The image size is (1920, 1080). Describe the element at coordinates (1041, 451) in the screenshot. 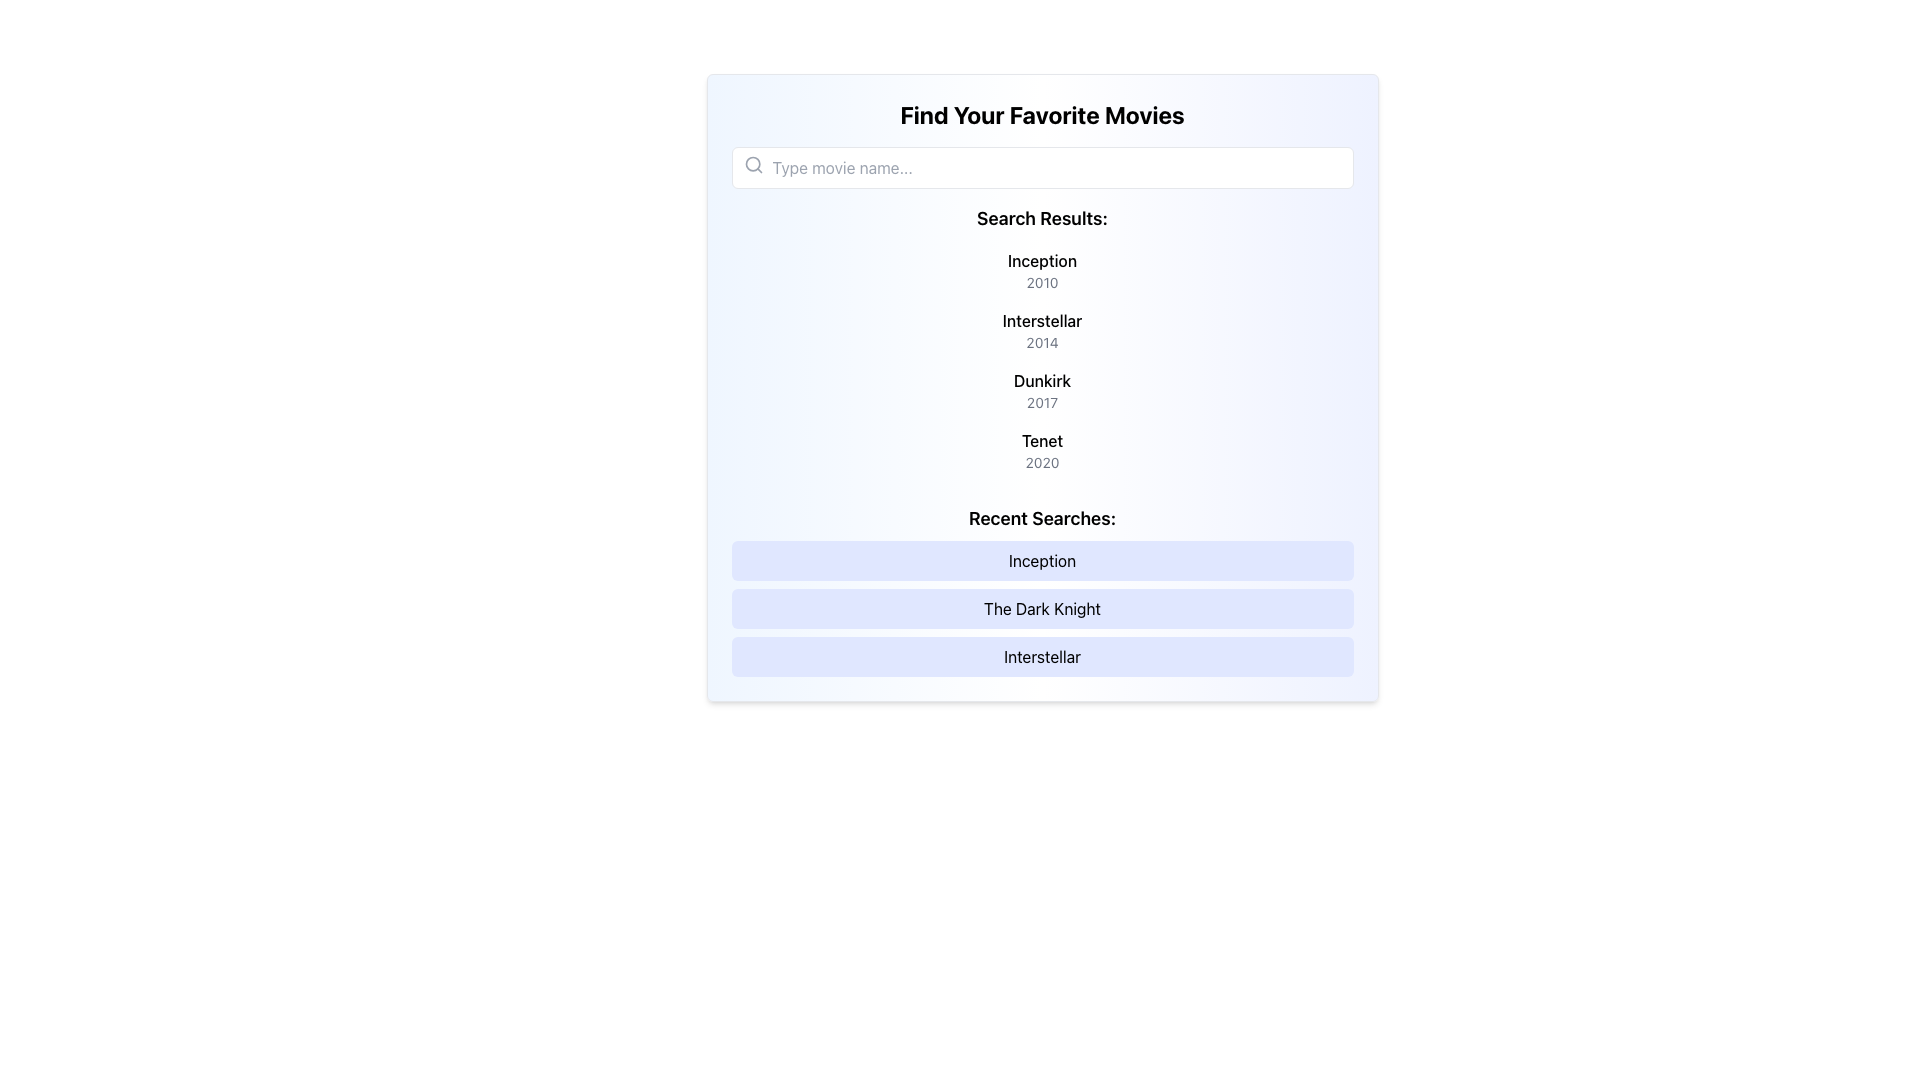

I see `the fourth list item titled 'Tenet' with the release year '2020' located under the header 'Search Results'` at that location.